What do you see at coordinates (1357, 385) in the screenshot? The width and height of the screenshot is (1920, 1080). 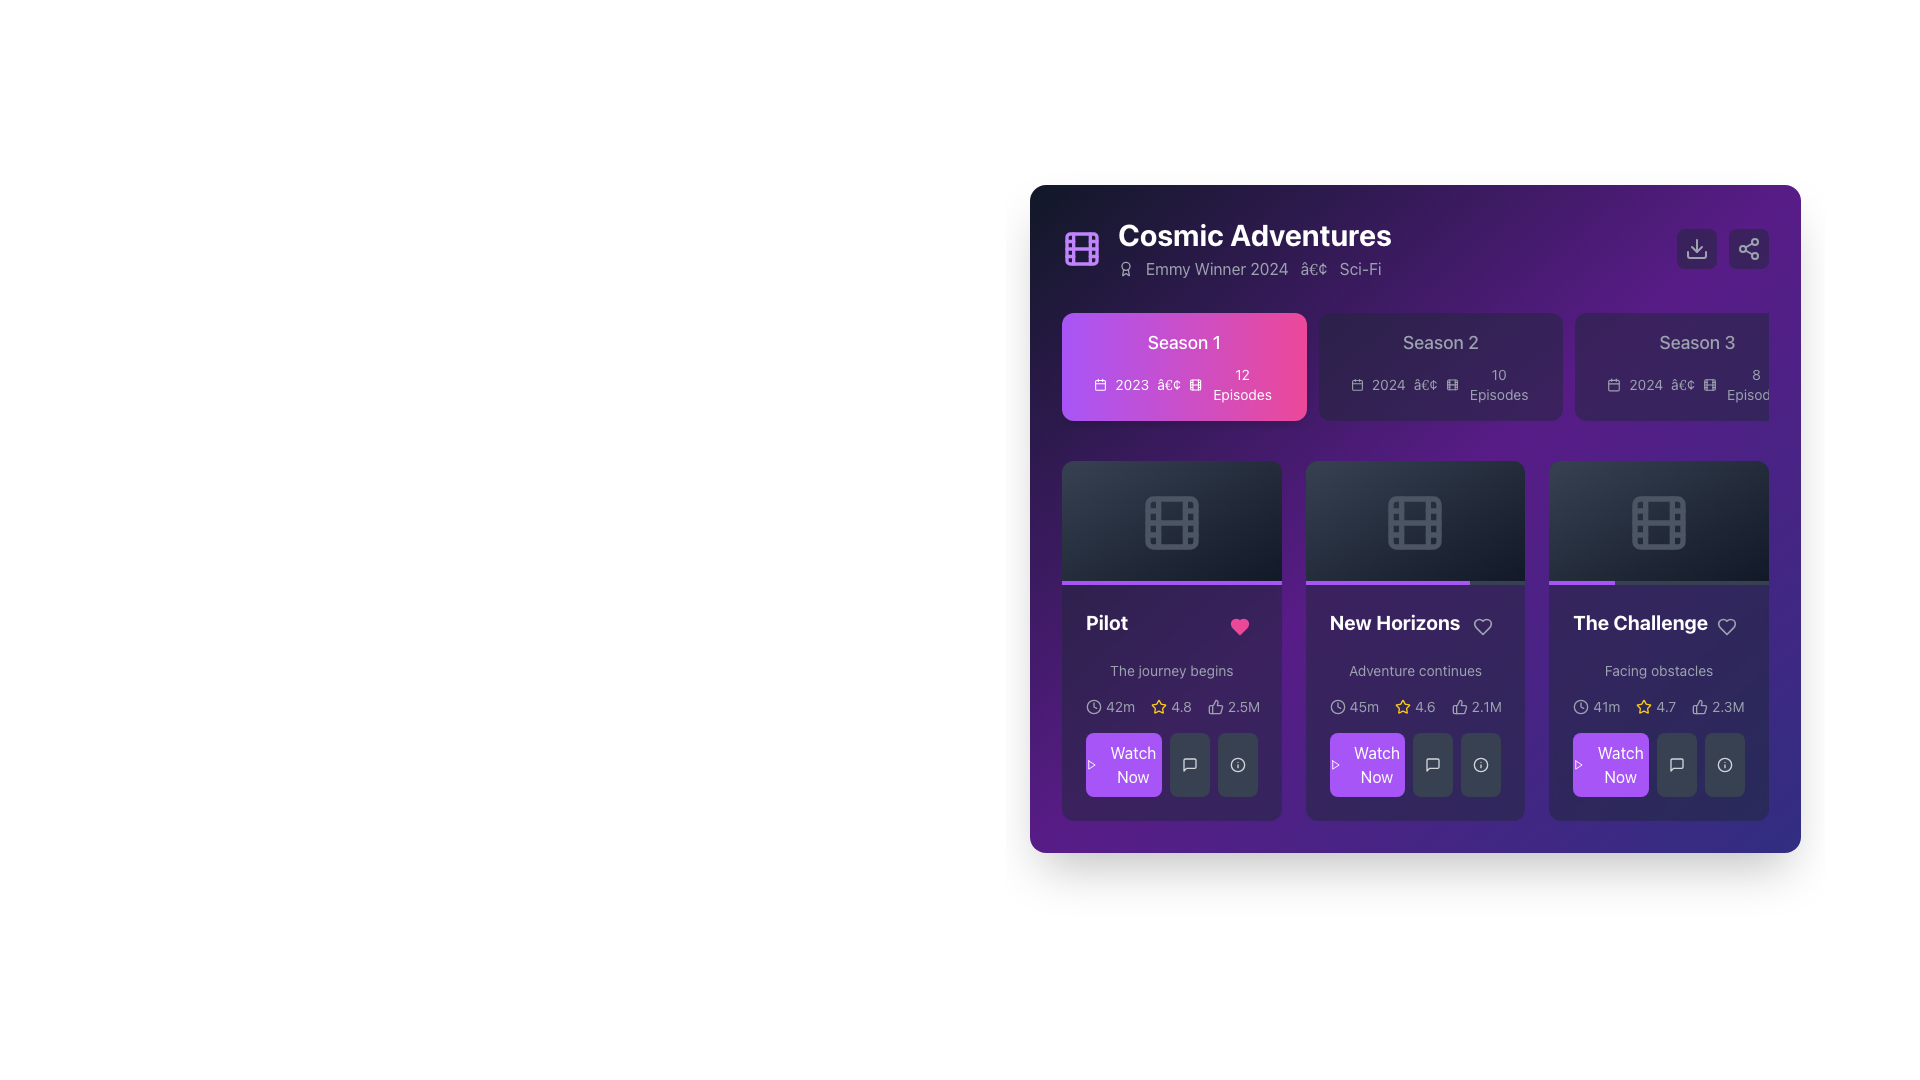 I see `calendar icon located in the second season box, which is to the left of the text '2024' in the header row for season information` at bounding box center [1357, 385].